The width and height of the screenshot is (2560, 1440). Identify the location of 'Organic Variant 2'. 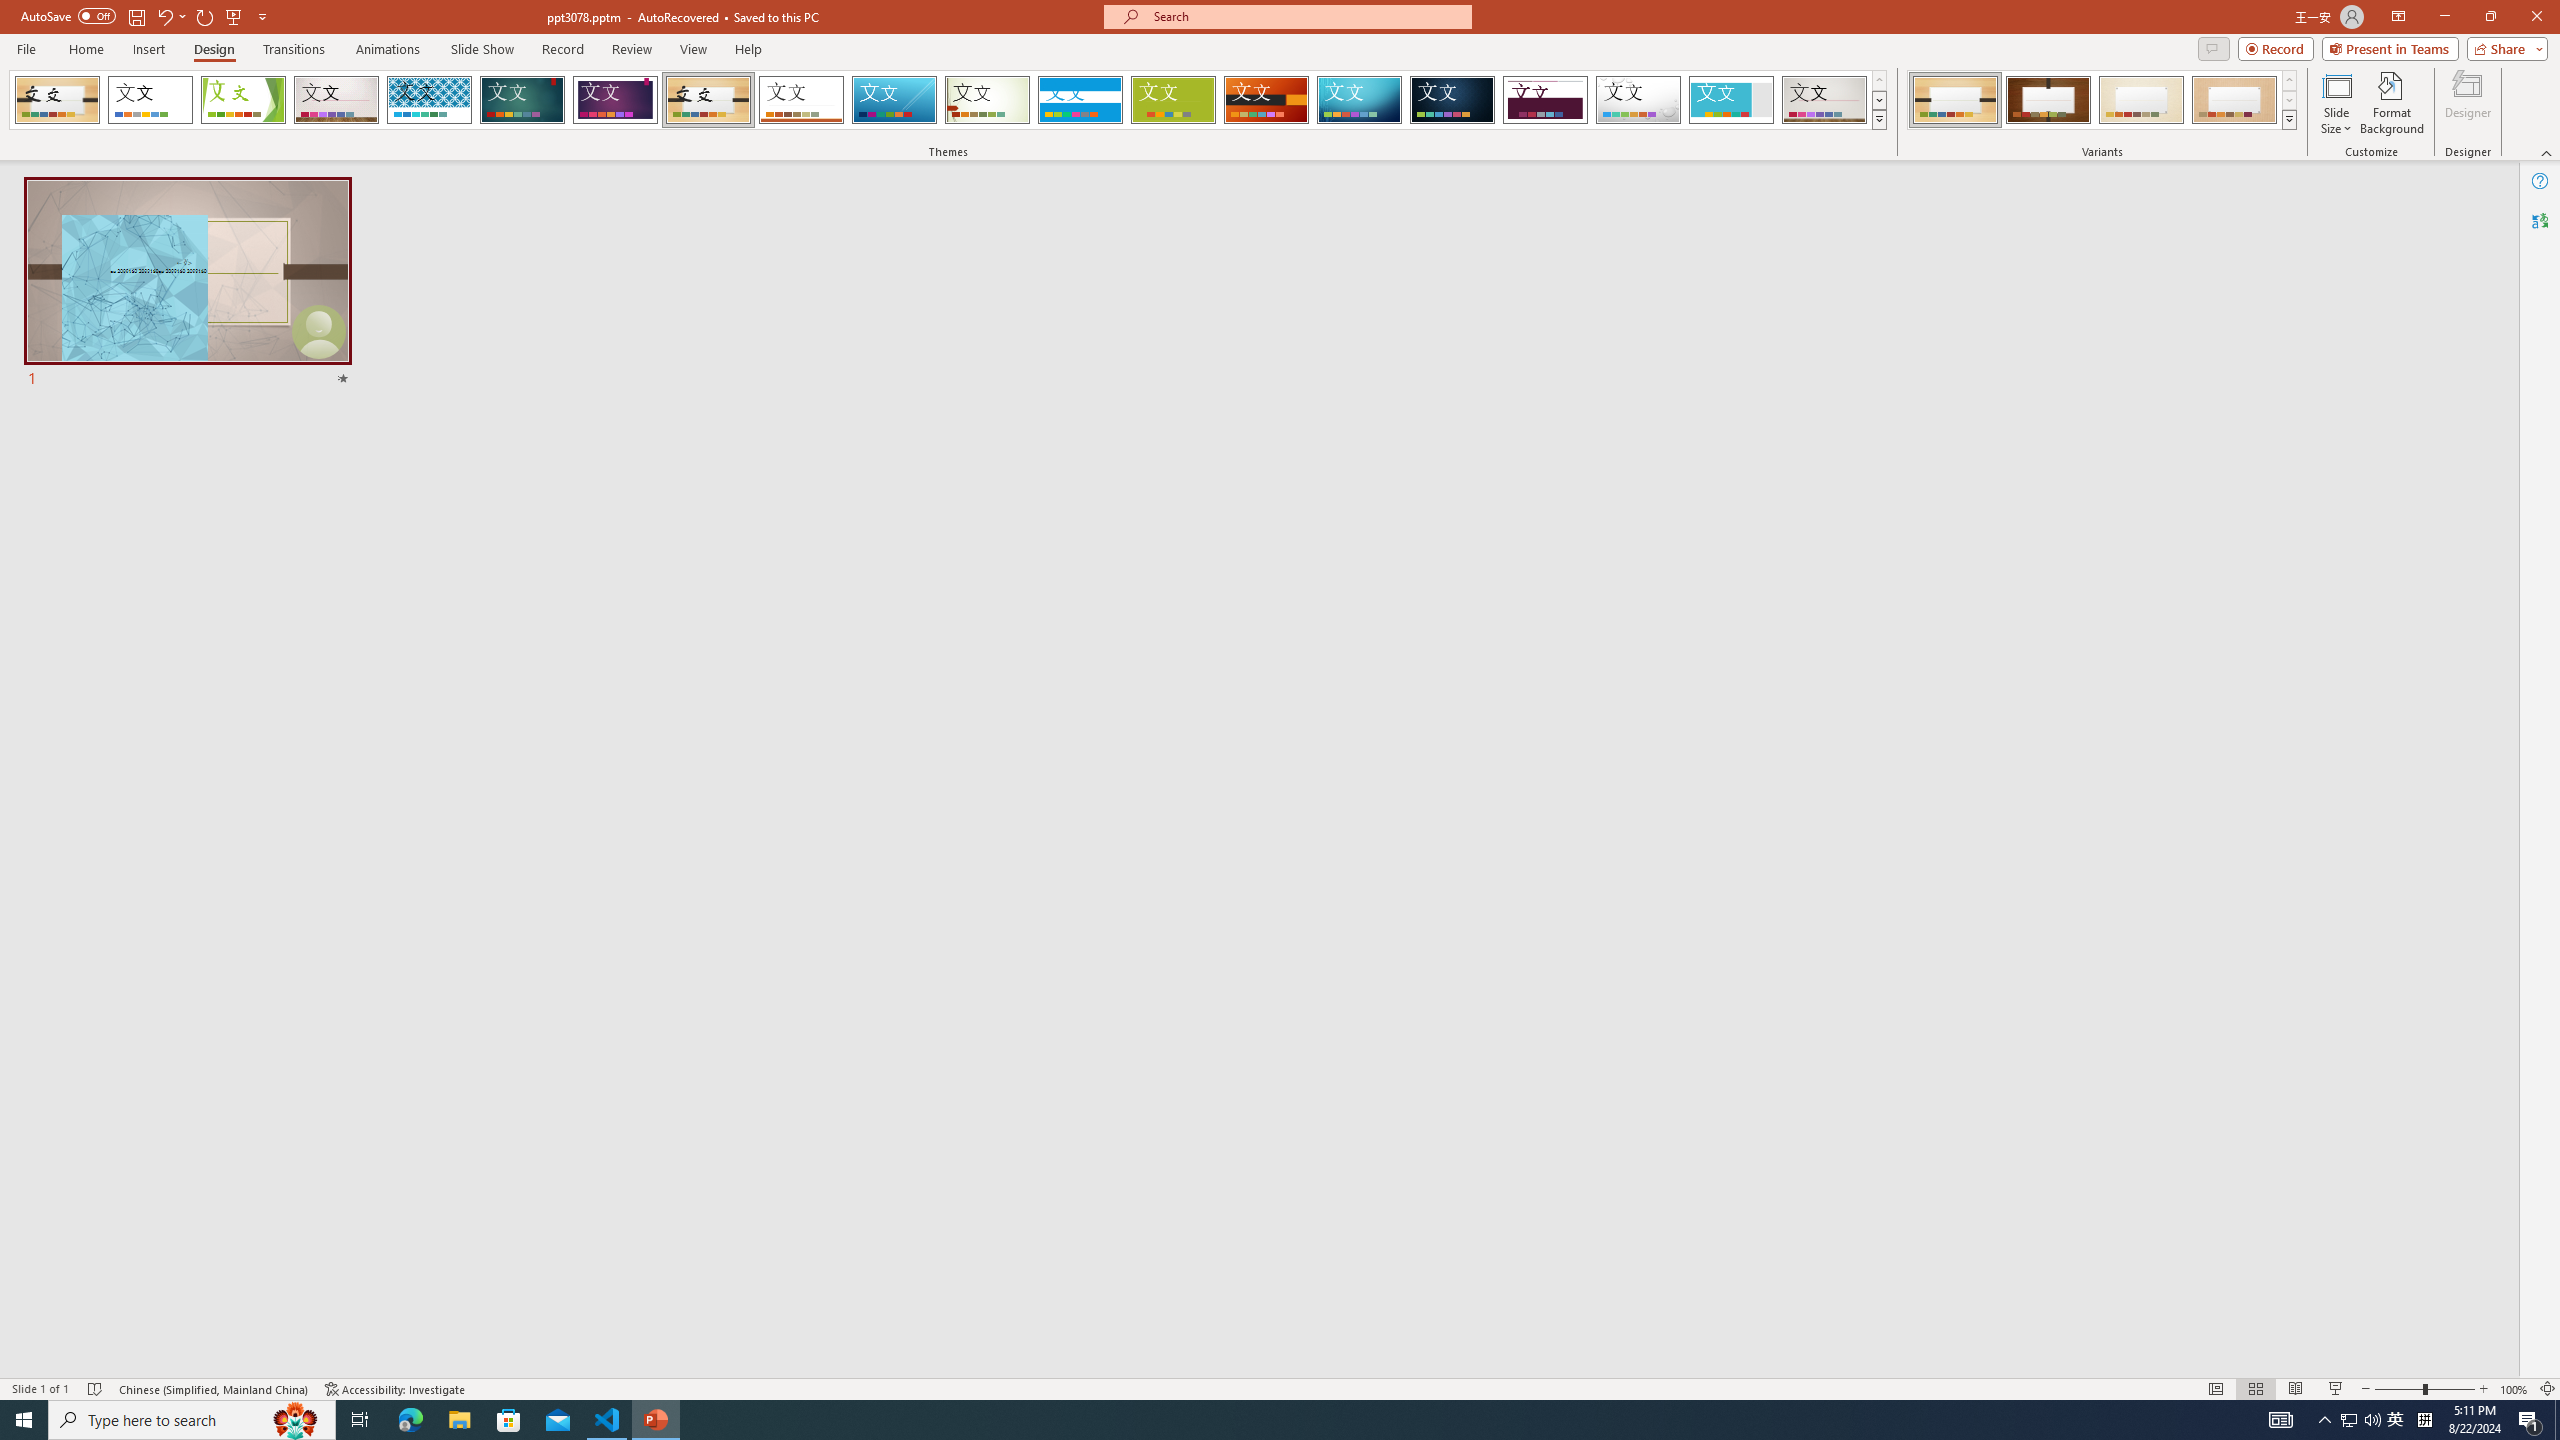
(2047, 99).